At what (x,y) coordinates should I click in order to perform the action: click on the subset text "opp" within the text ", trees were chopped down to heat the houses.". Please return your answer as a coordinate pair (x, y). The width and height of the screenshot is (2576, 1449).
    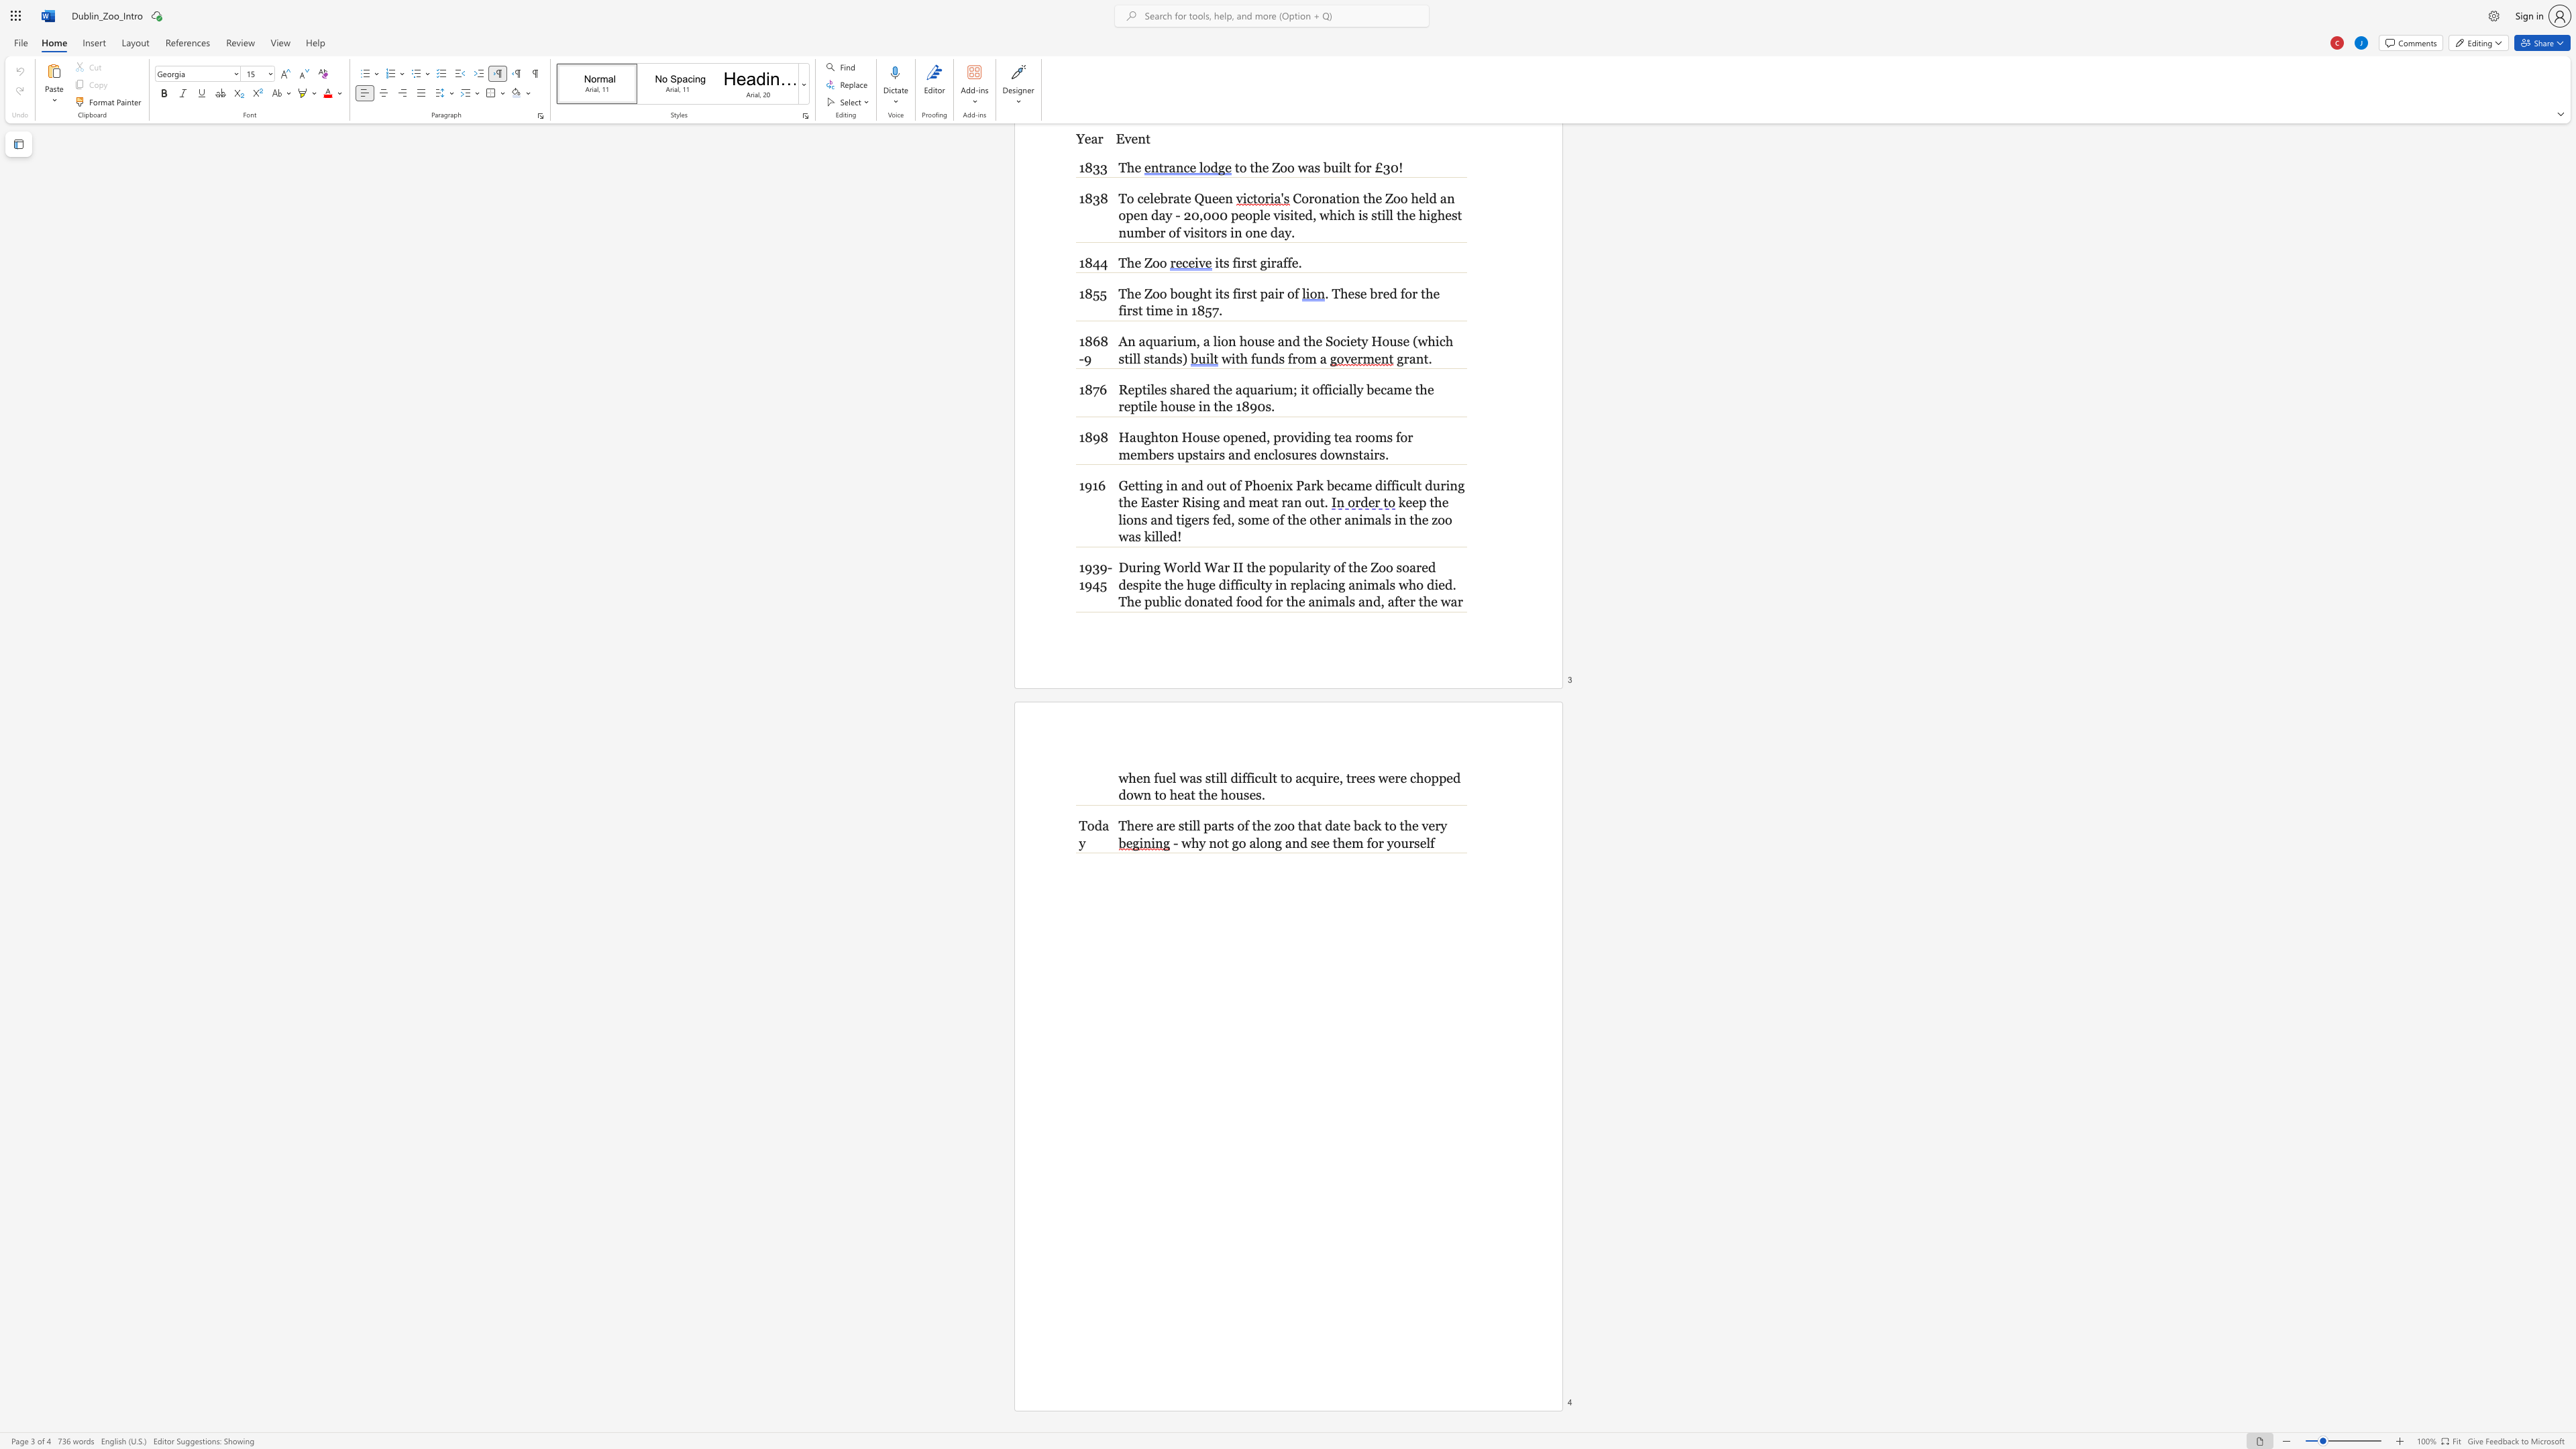
    Looking at the image, I should click on (1423, 776).